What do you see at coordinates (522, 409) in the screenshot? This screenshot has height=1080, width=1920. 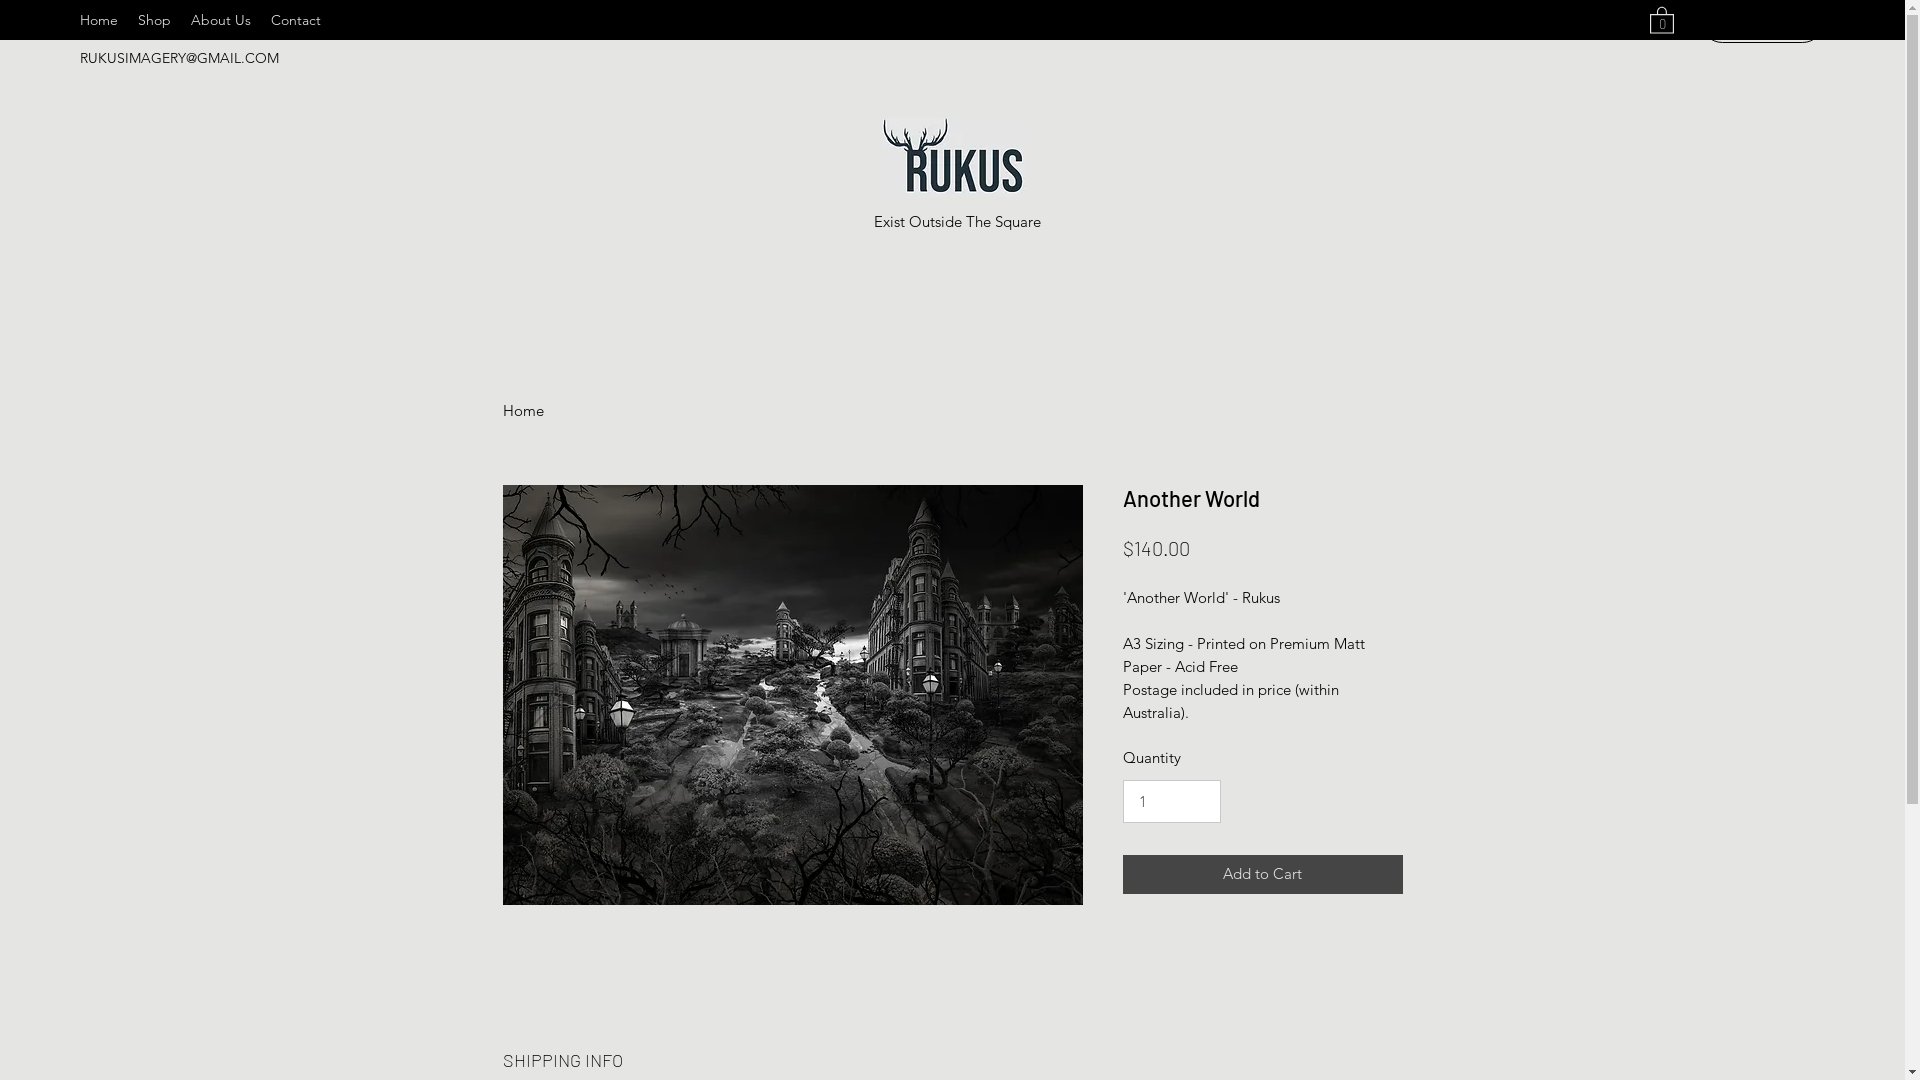 I see `'Home'` at bounding box center [522, 409].